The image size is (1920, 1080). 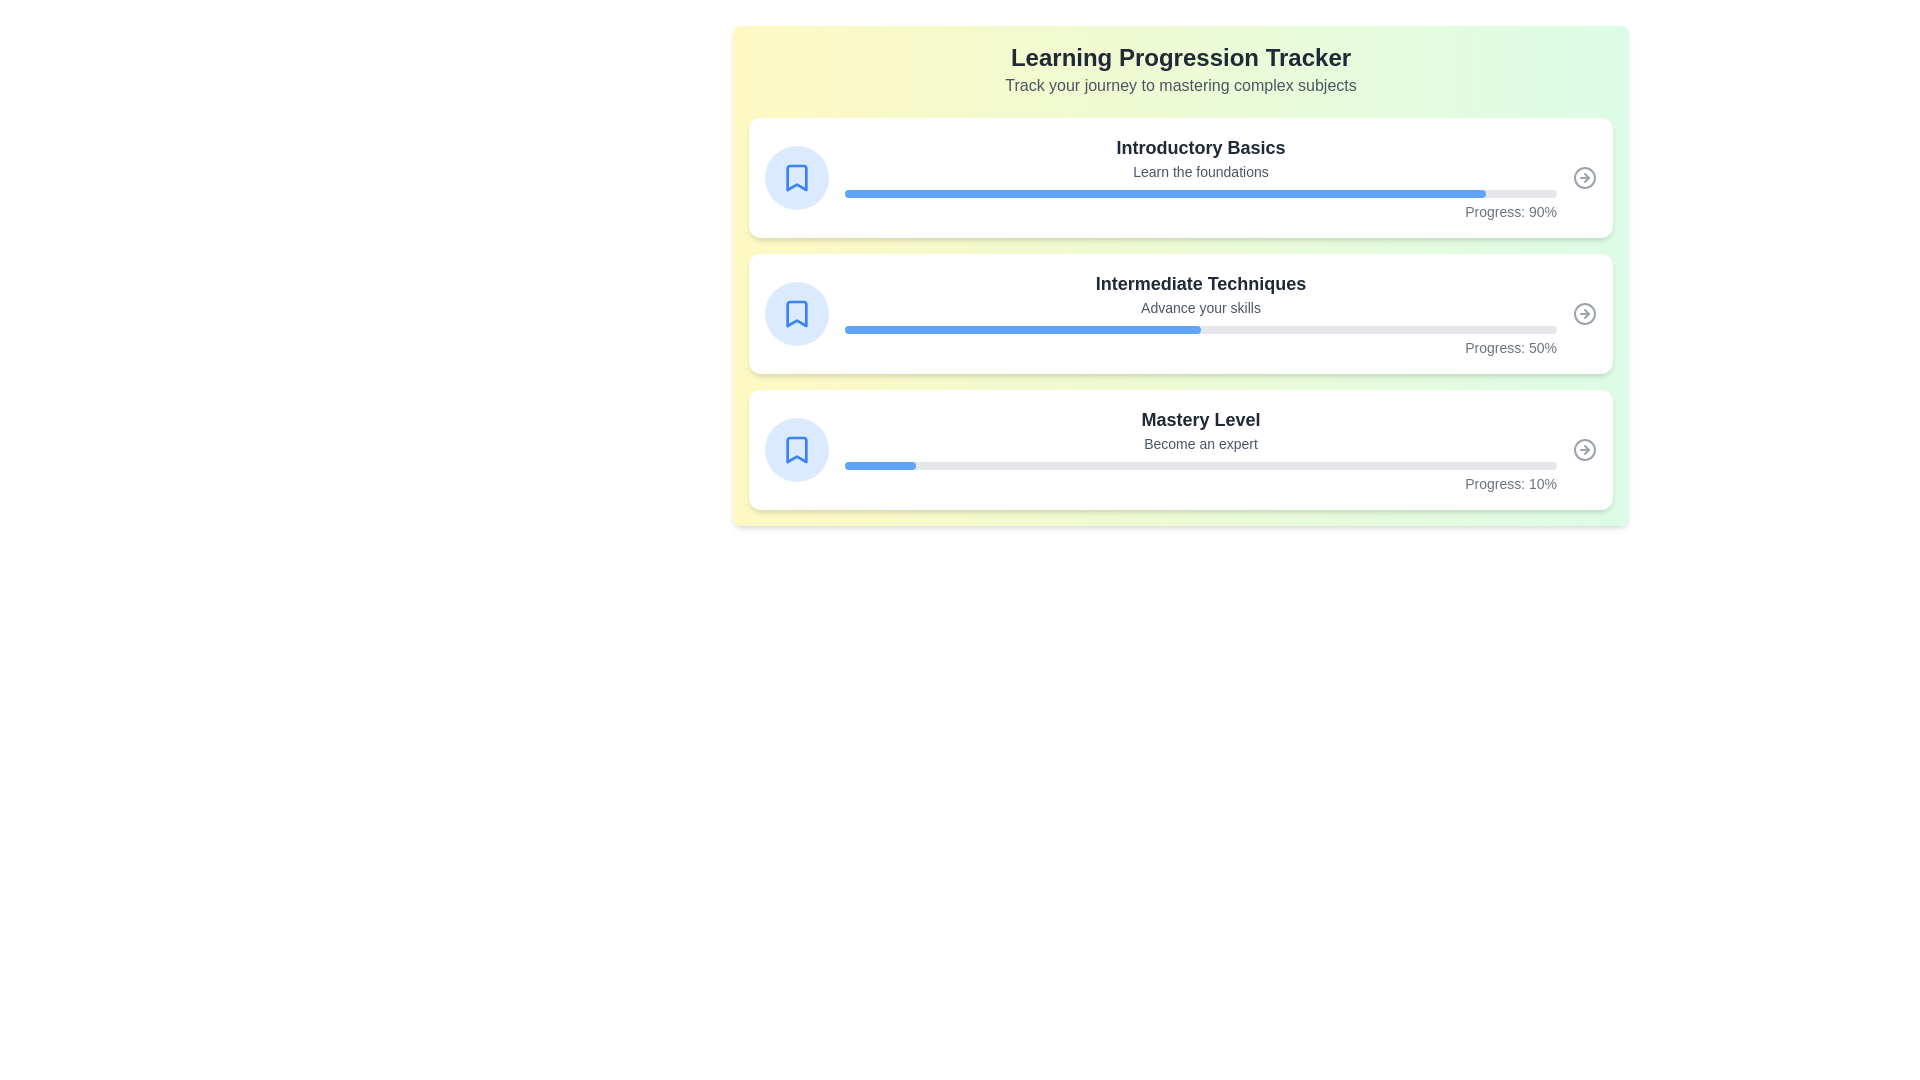 I want to click on the presence of the central circle within the arrow icon at the far-right end of the 'Mastery Level' progress bar, so click(x=1583, y=450).